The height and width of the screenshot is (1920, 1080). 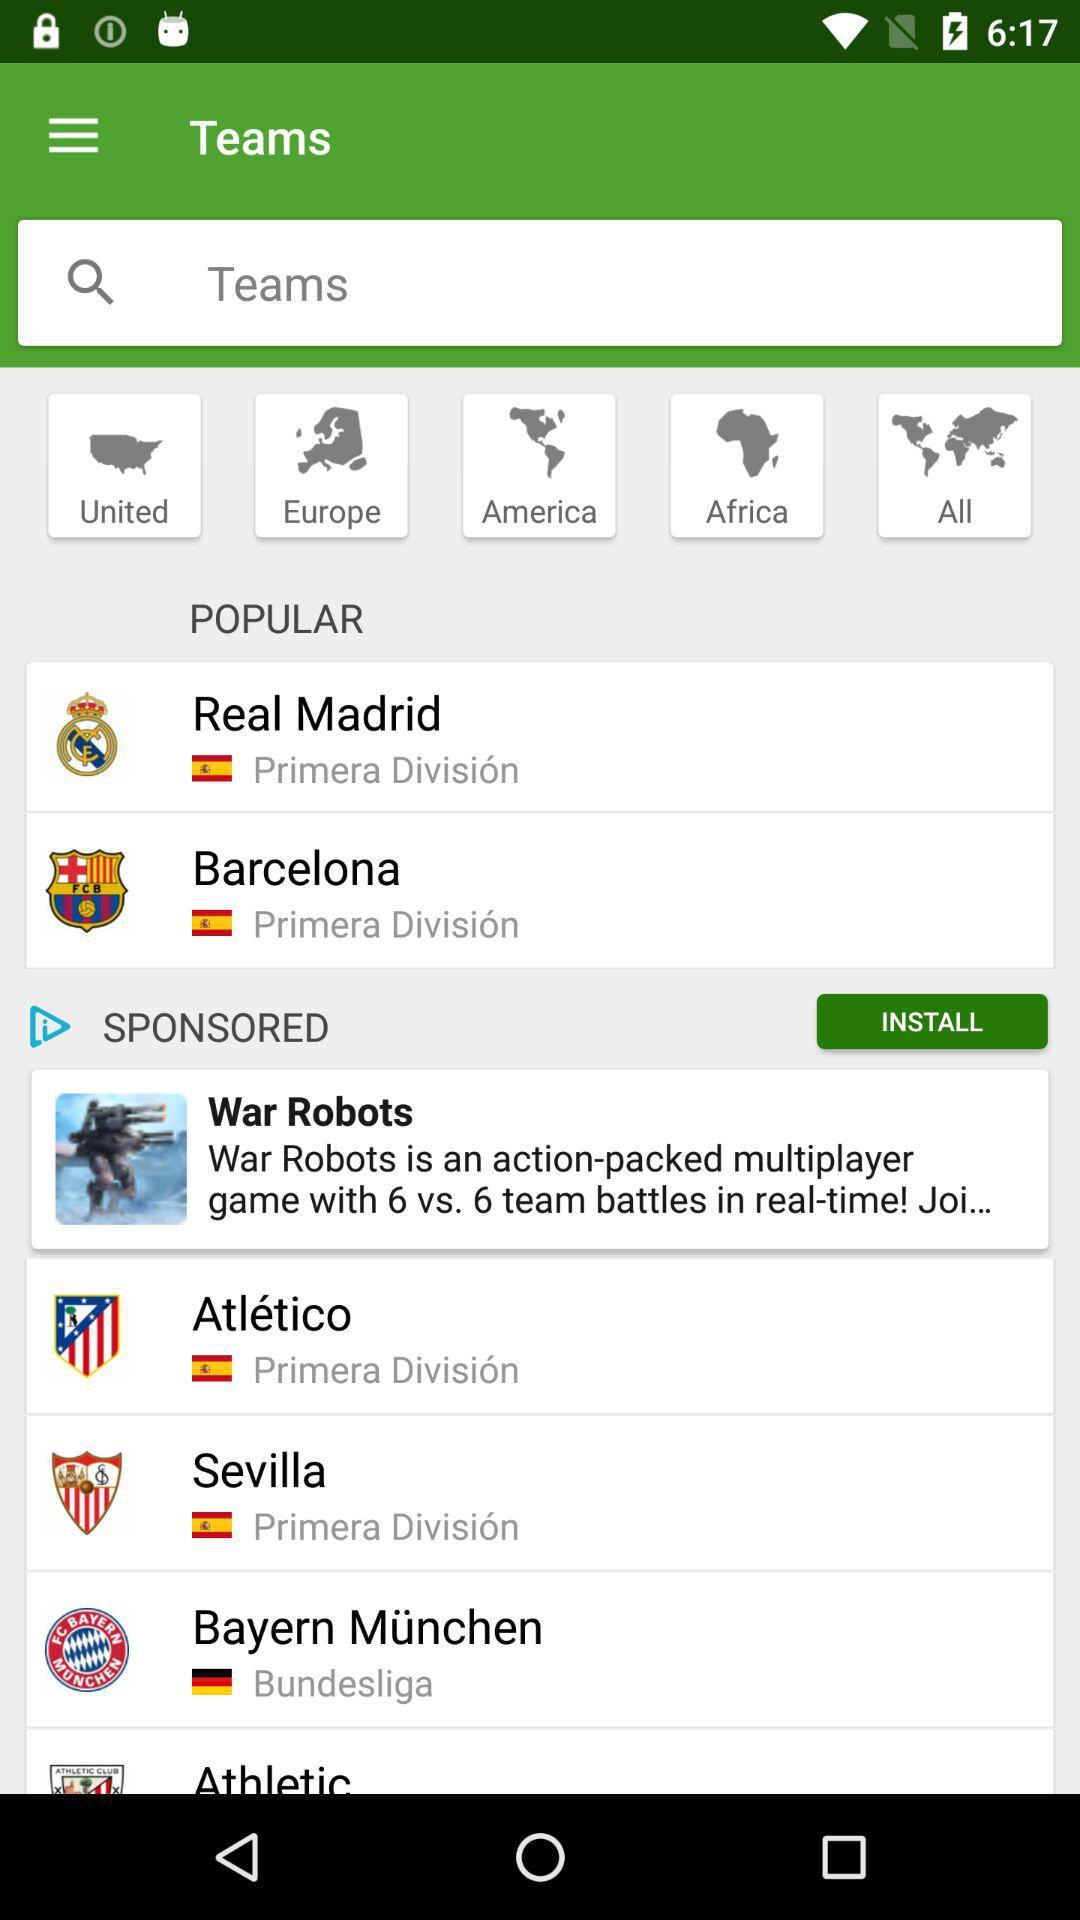 I want to click on search text box, so click(x=634, y=281).